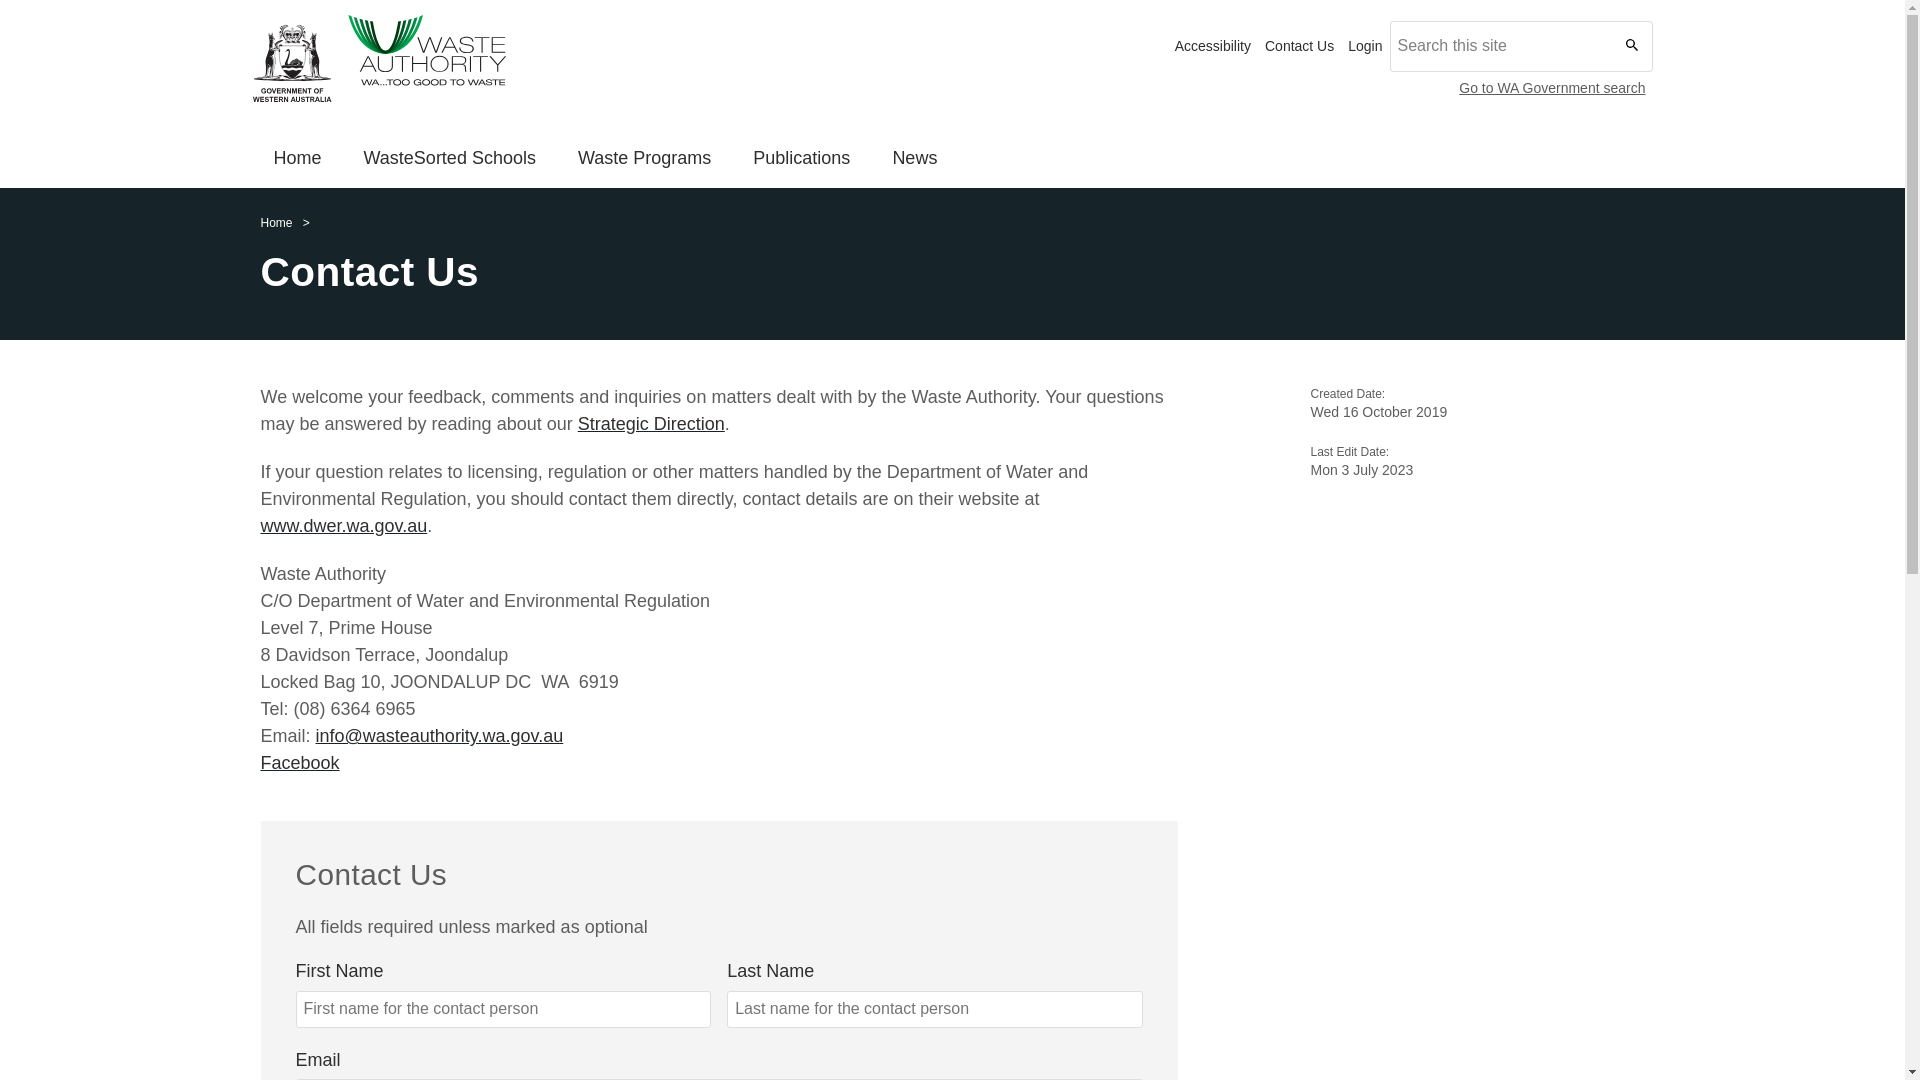  I want to click on 'Publications', so click(801, 159).